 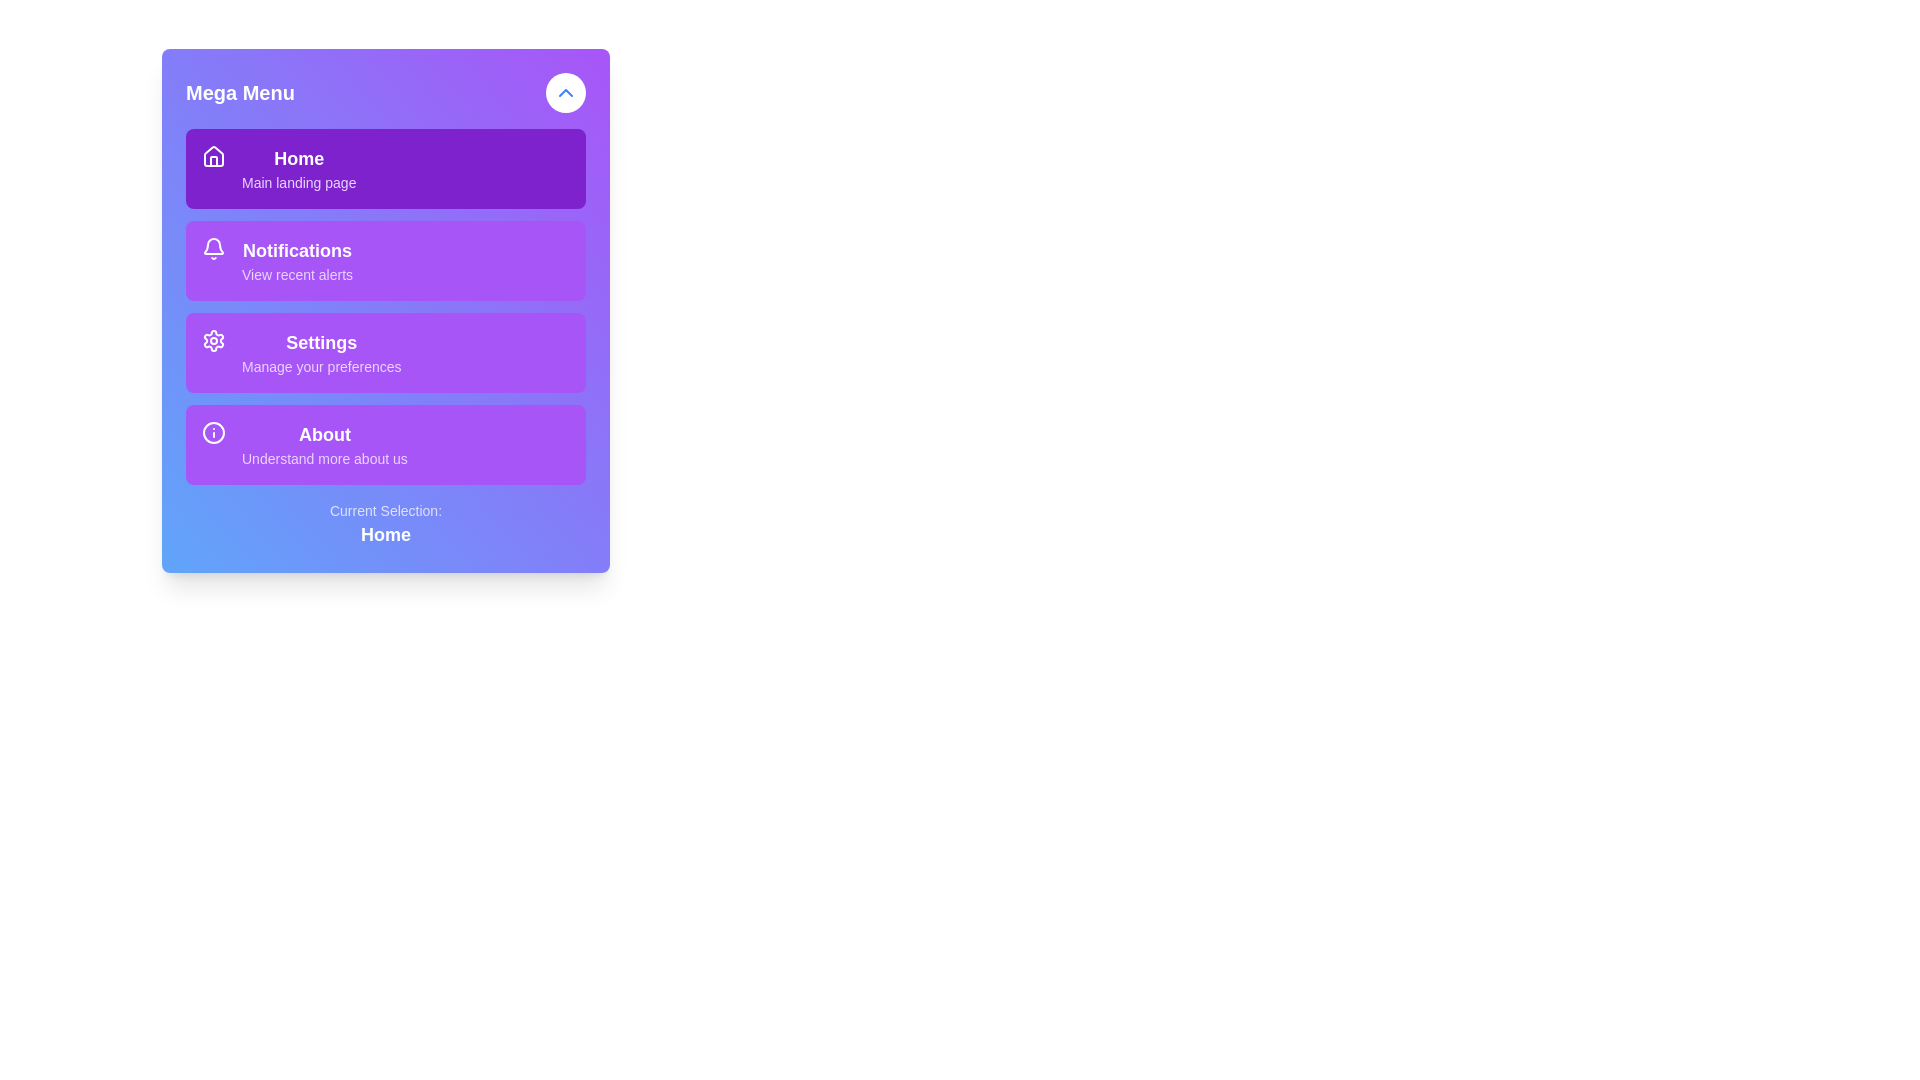 What do you see at coordinates (298, 168) in the screenshot?
I see `the 'Home' text link with the subtitle 'Main landing page' in the navigation menu` at bounding box center [298, 168].